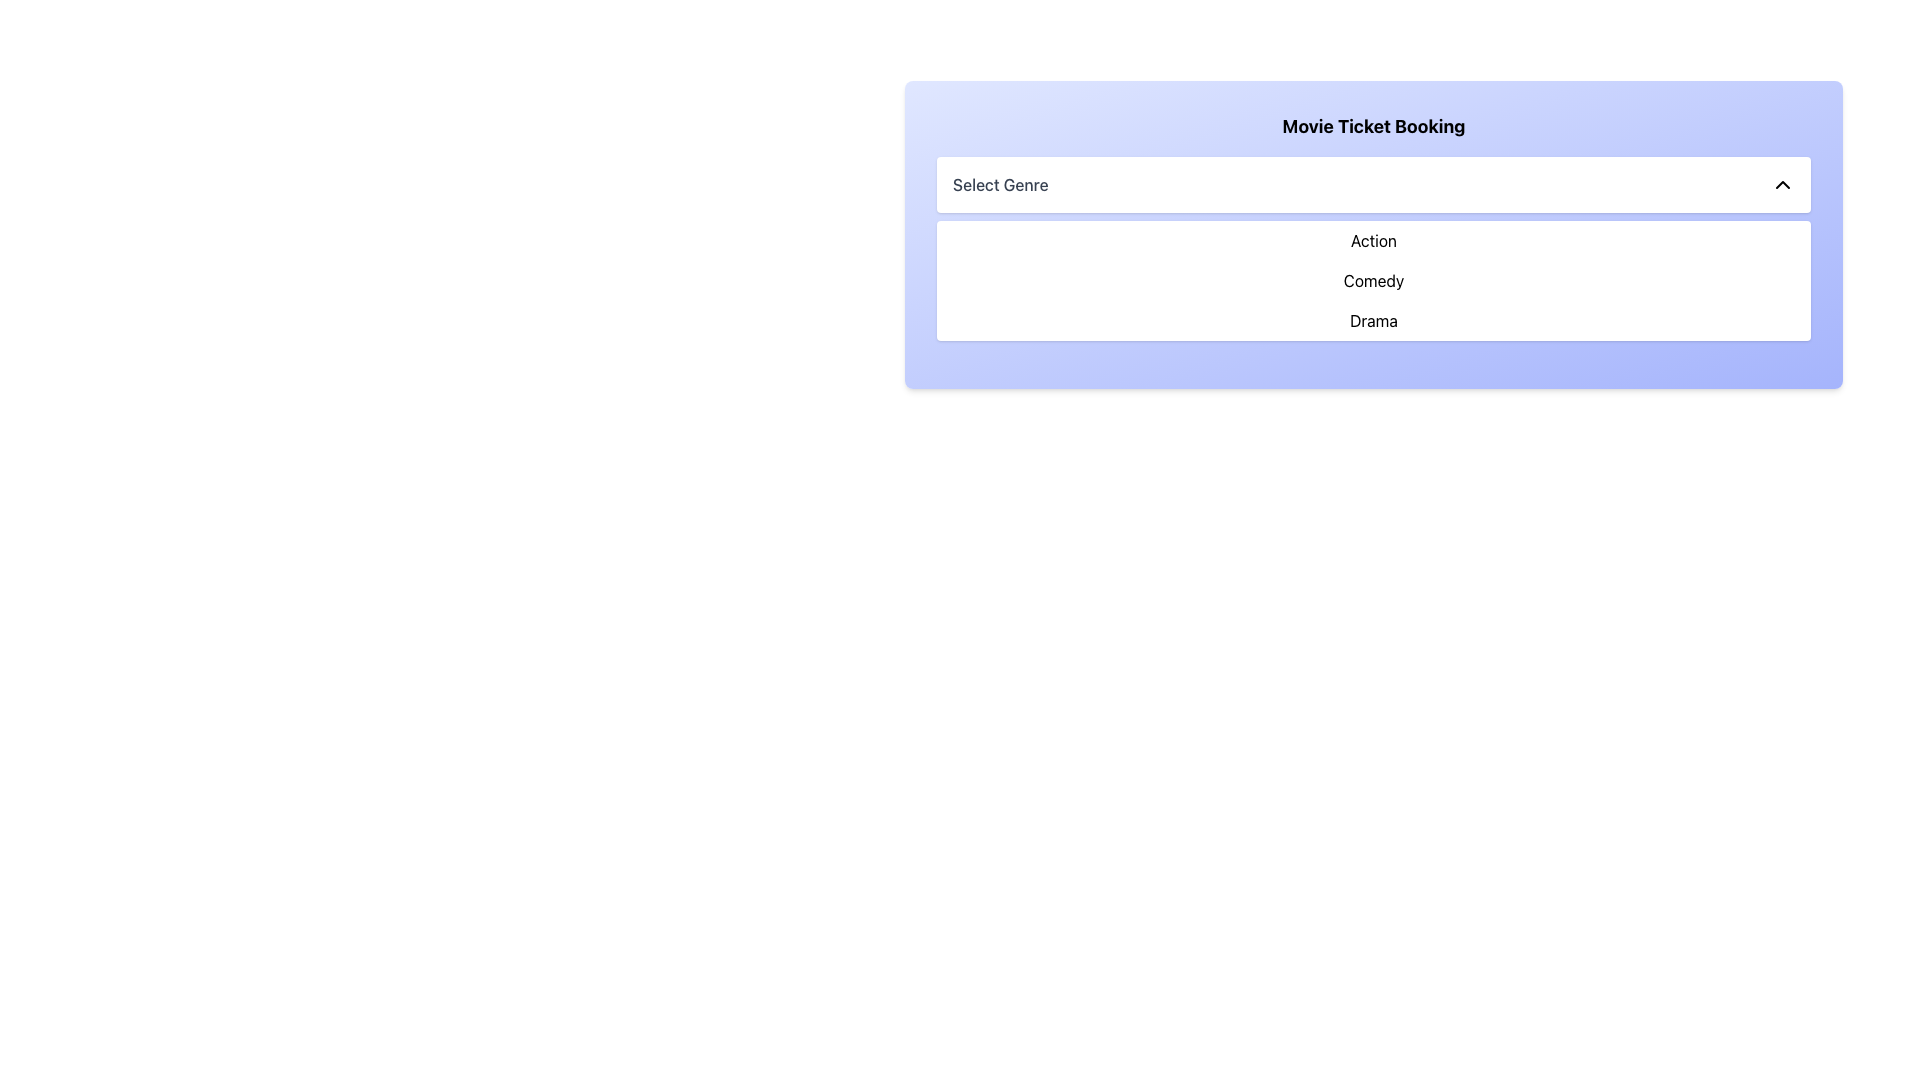 The height and width of the screenshot is (1080, 1920). Describe the element at coordinates (1372, 281) in the screenshot. I see `the option in the List Menu that displays 'Action', 'Comedy', or 'Drama'` at that location.